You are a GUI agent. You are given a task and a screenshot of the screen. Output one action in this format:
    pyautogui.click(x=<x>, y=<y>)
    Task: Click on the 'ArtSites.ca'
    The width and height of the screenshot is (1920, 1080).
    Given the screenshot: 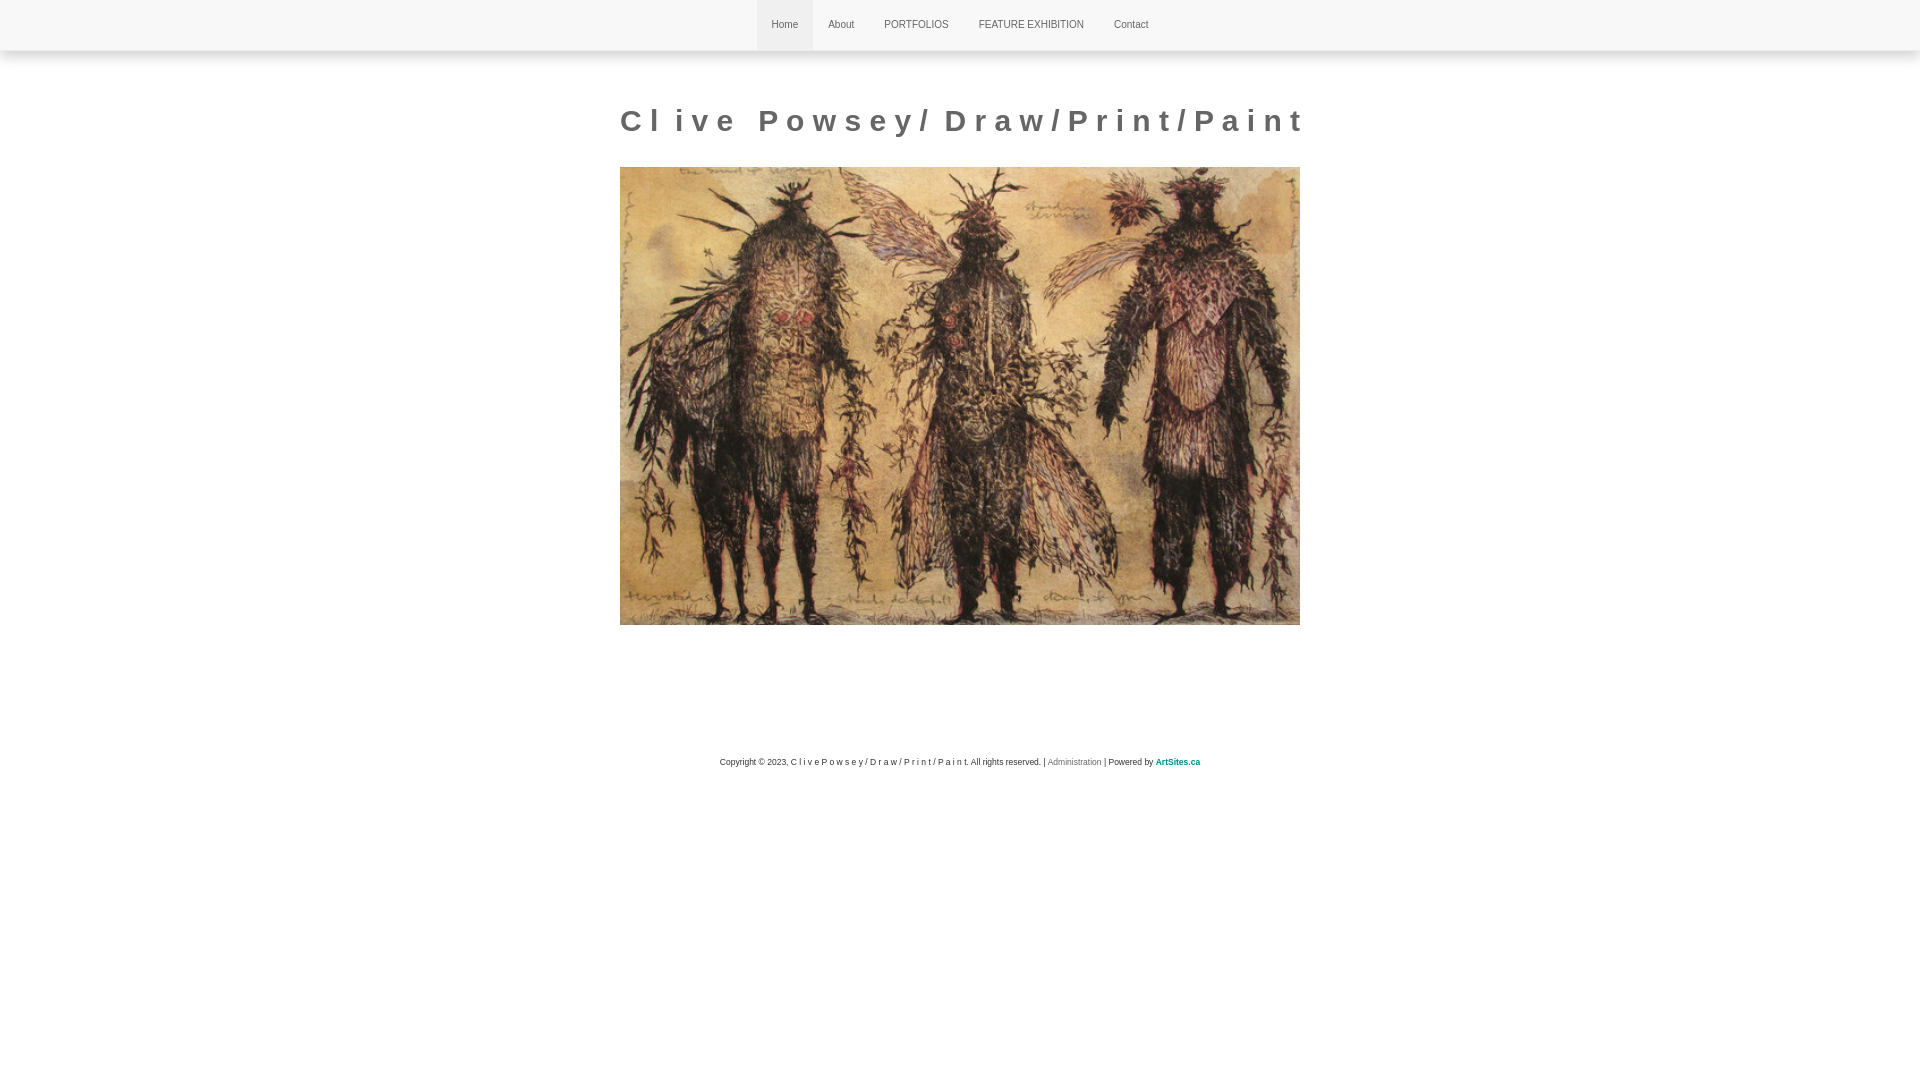 What is the action you would take?
    pyautogui.click(x=1177, y=762)
    